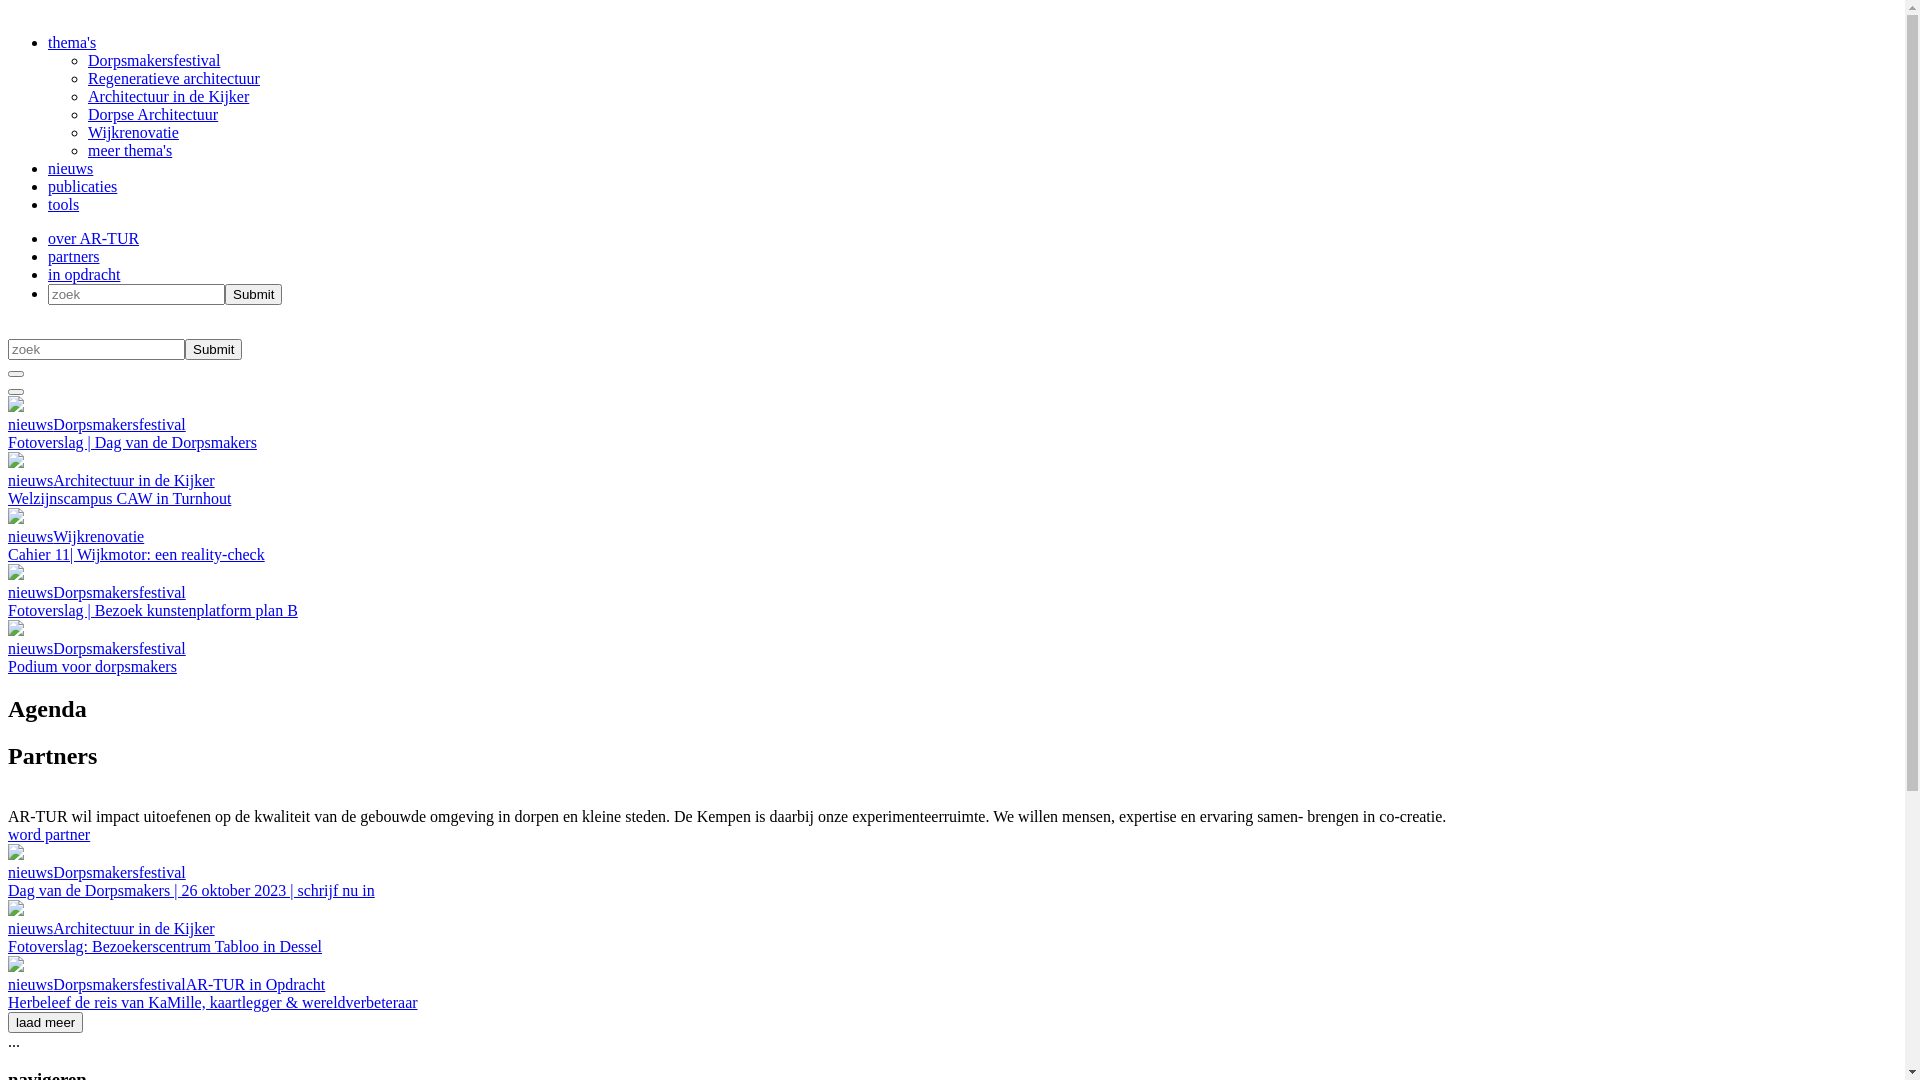 This screenshot has width=1920, height=1080. Describe the element at coordinates (70, 167) in the screenshot. I see `'nieuws'` at that location.